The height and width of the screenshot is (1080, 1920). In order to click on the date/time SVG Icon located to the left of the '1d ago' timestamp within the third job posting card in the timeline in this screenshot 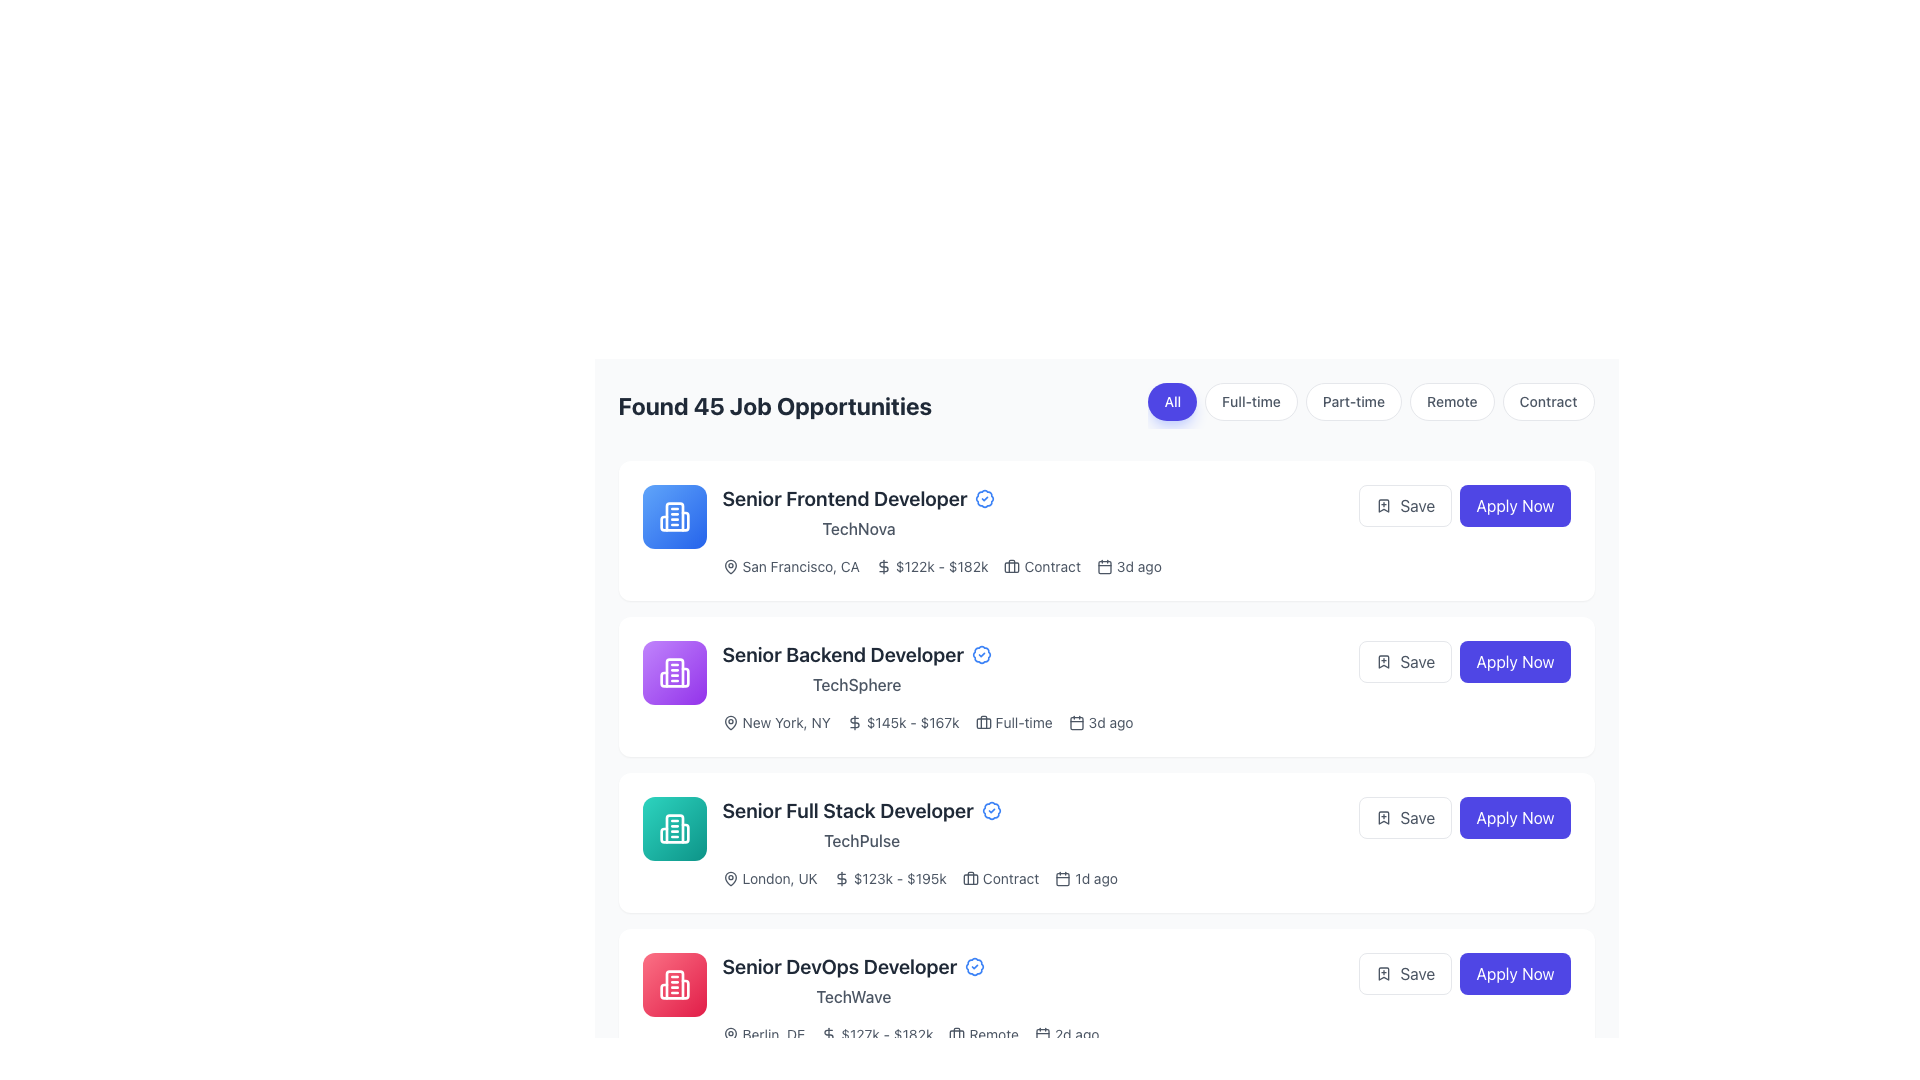, I will do `click(1062, 878)`.